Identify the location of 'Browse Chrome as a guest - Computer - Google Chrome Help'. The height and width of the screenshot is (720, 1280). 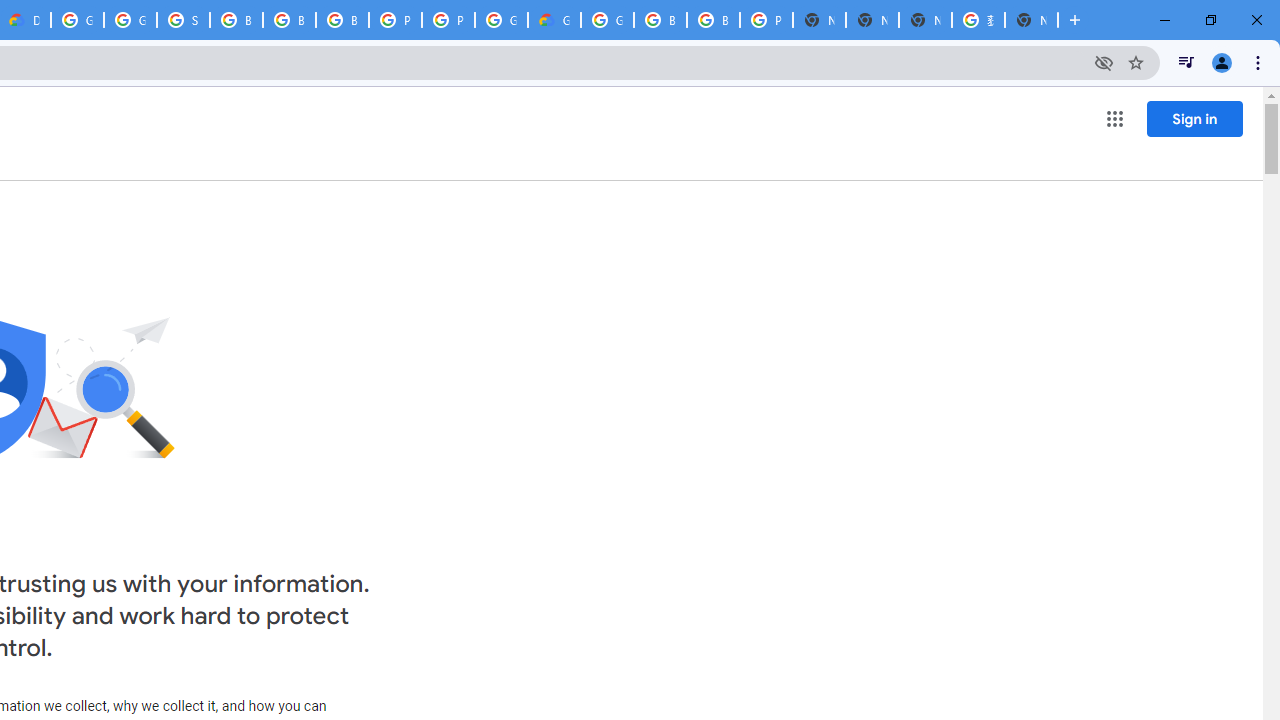
(288, 20).